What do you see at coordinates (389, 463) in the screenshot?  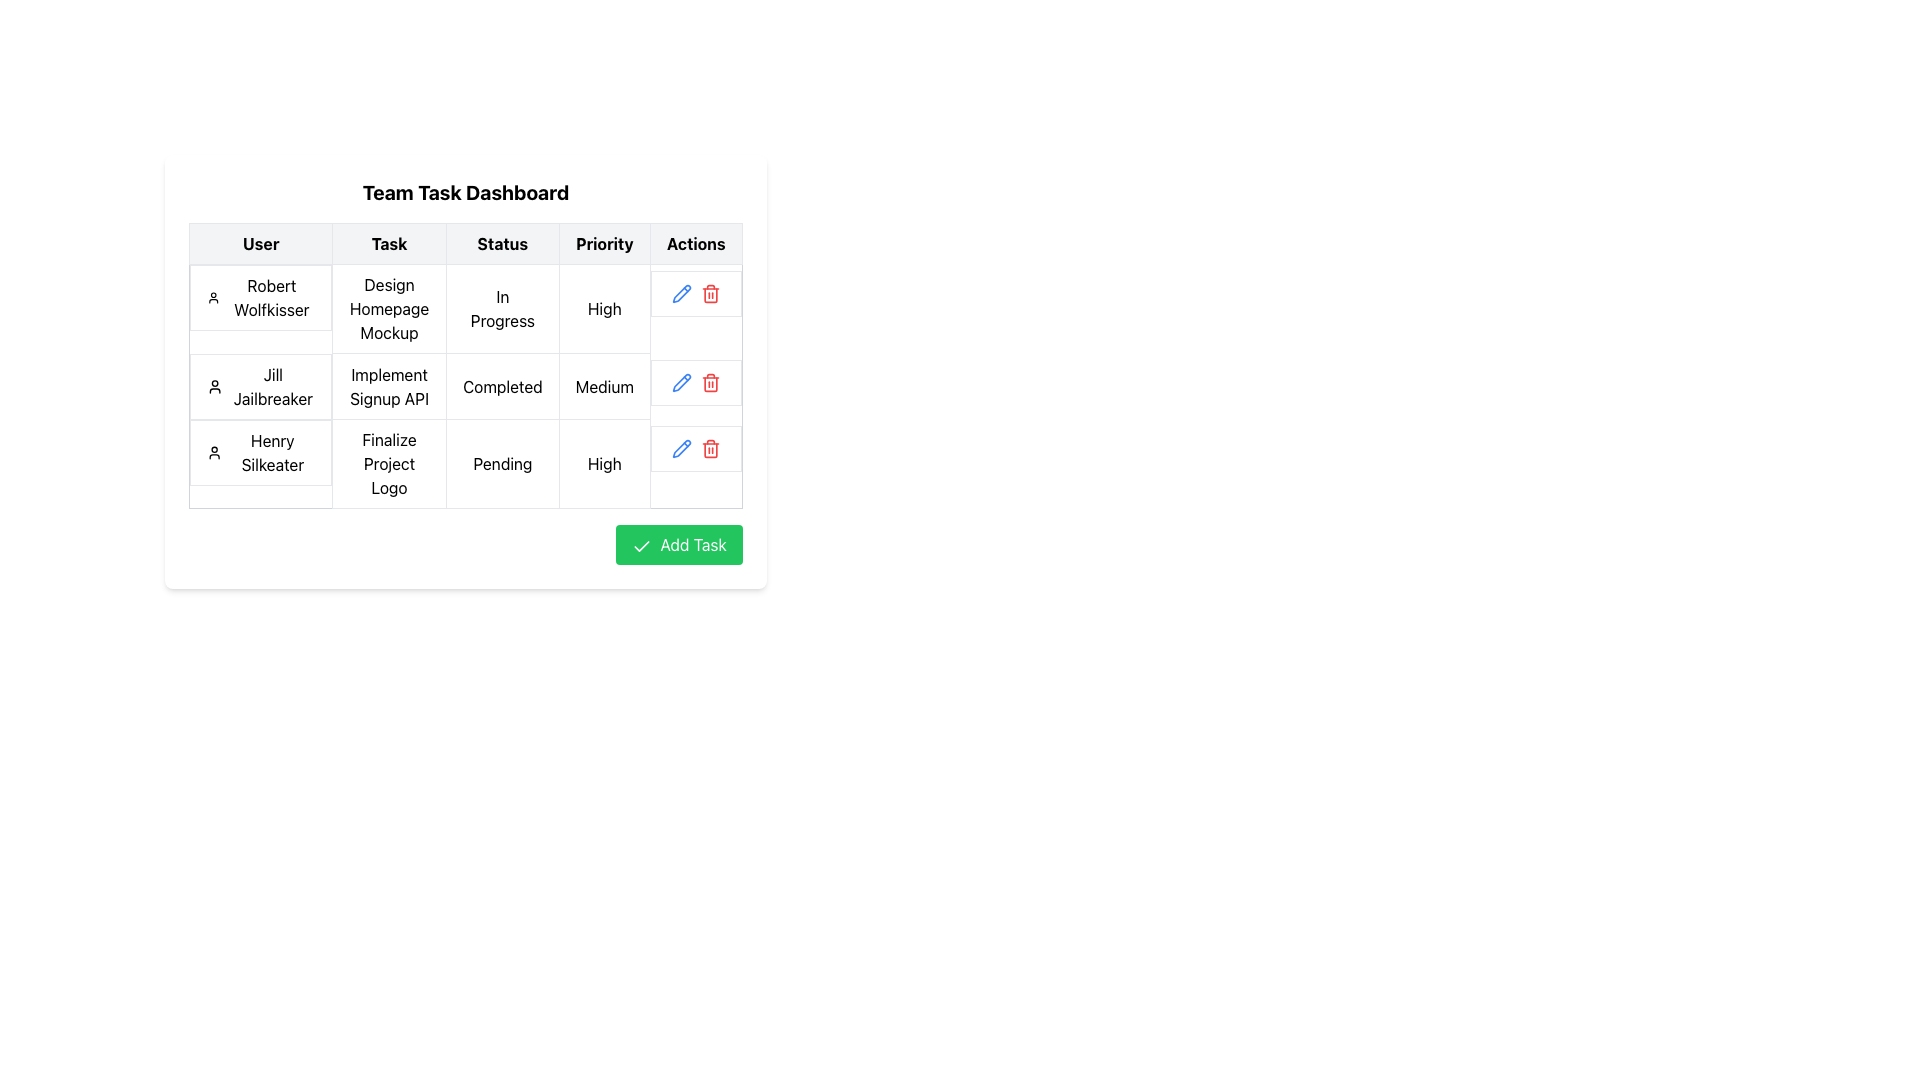 I see `the Static Text Label displaying 'Finalize Project Logo' in the third row of the 'Task' column for user 'Henry Silkeater'` at bounding box center [389, 463].